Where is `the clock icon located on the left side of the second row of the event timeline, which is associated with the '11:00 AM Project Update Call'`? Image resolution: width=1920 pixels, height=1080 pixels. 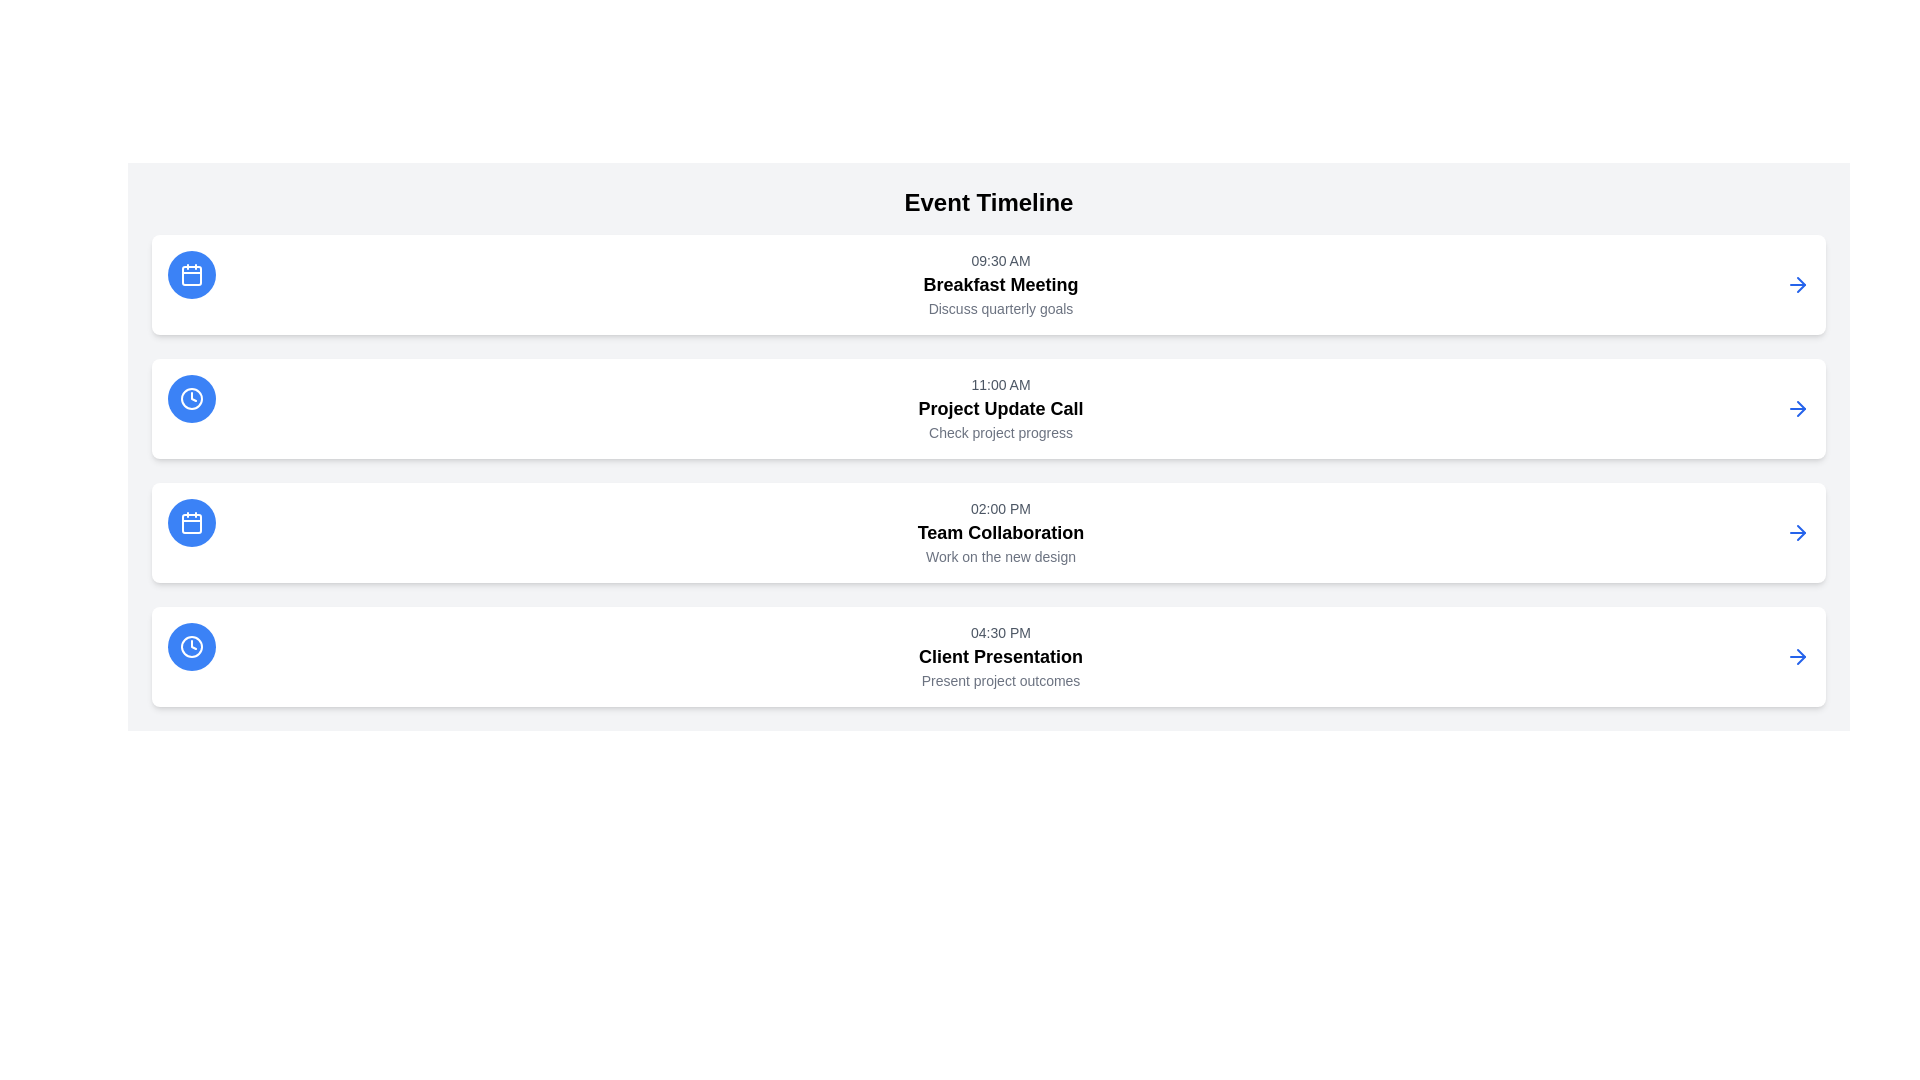 the clock icon located on the left side of the second row of the event timeline, which is associated with the '11:00 AM Project Update Call' is located at coordinates (192, 398).